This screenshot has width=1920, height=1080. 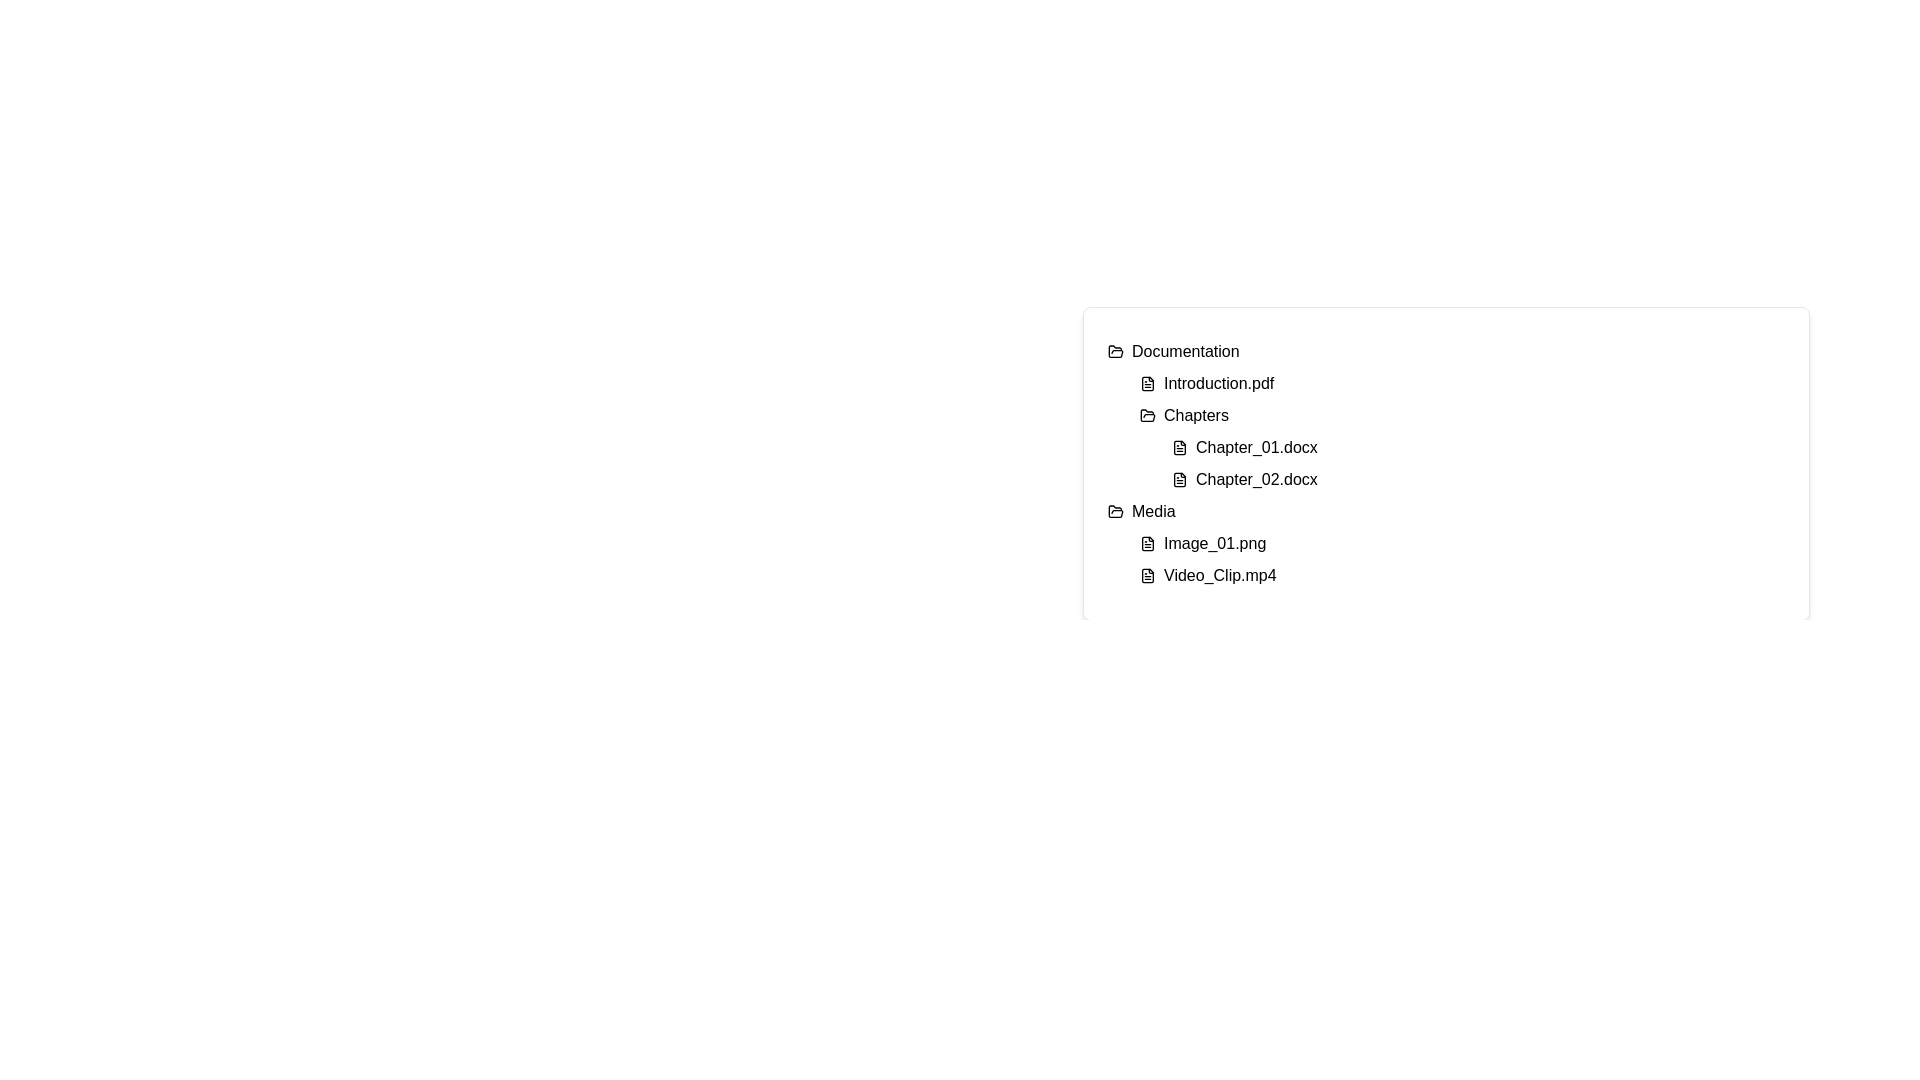 I want to click on the text label displaying 'Introduction.pdf' located under the 'Documentation' section, so click(x=1218, y=384).